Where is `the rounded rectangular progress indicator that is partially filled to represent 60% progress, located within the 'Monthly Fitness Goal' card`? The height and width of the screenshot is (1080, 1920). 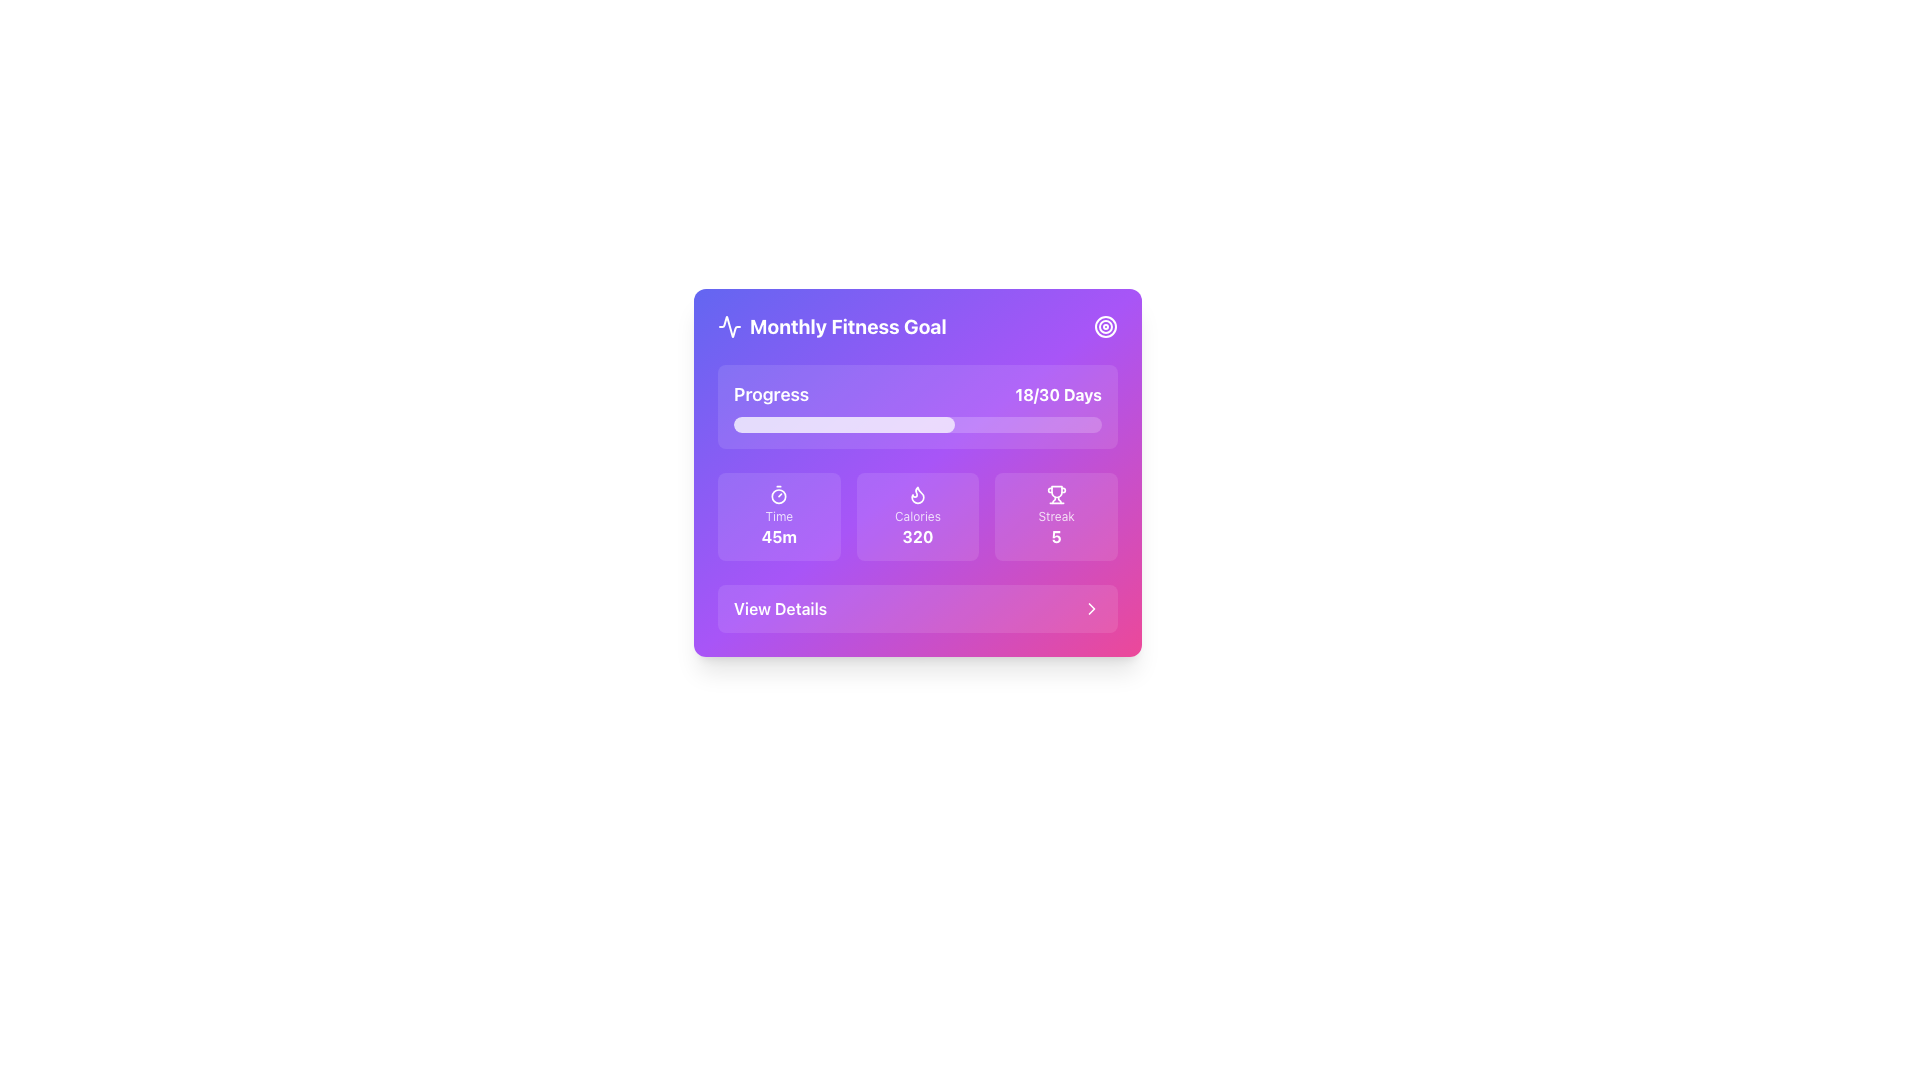 the rounded rectangular progress indicator that is partially filled to represent 60% progress, located within the 'Monthly Fitness Goal' card is located at coordinates (844, 423).